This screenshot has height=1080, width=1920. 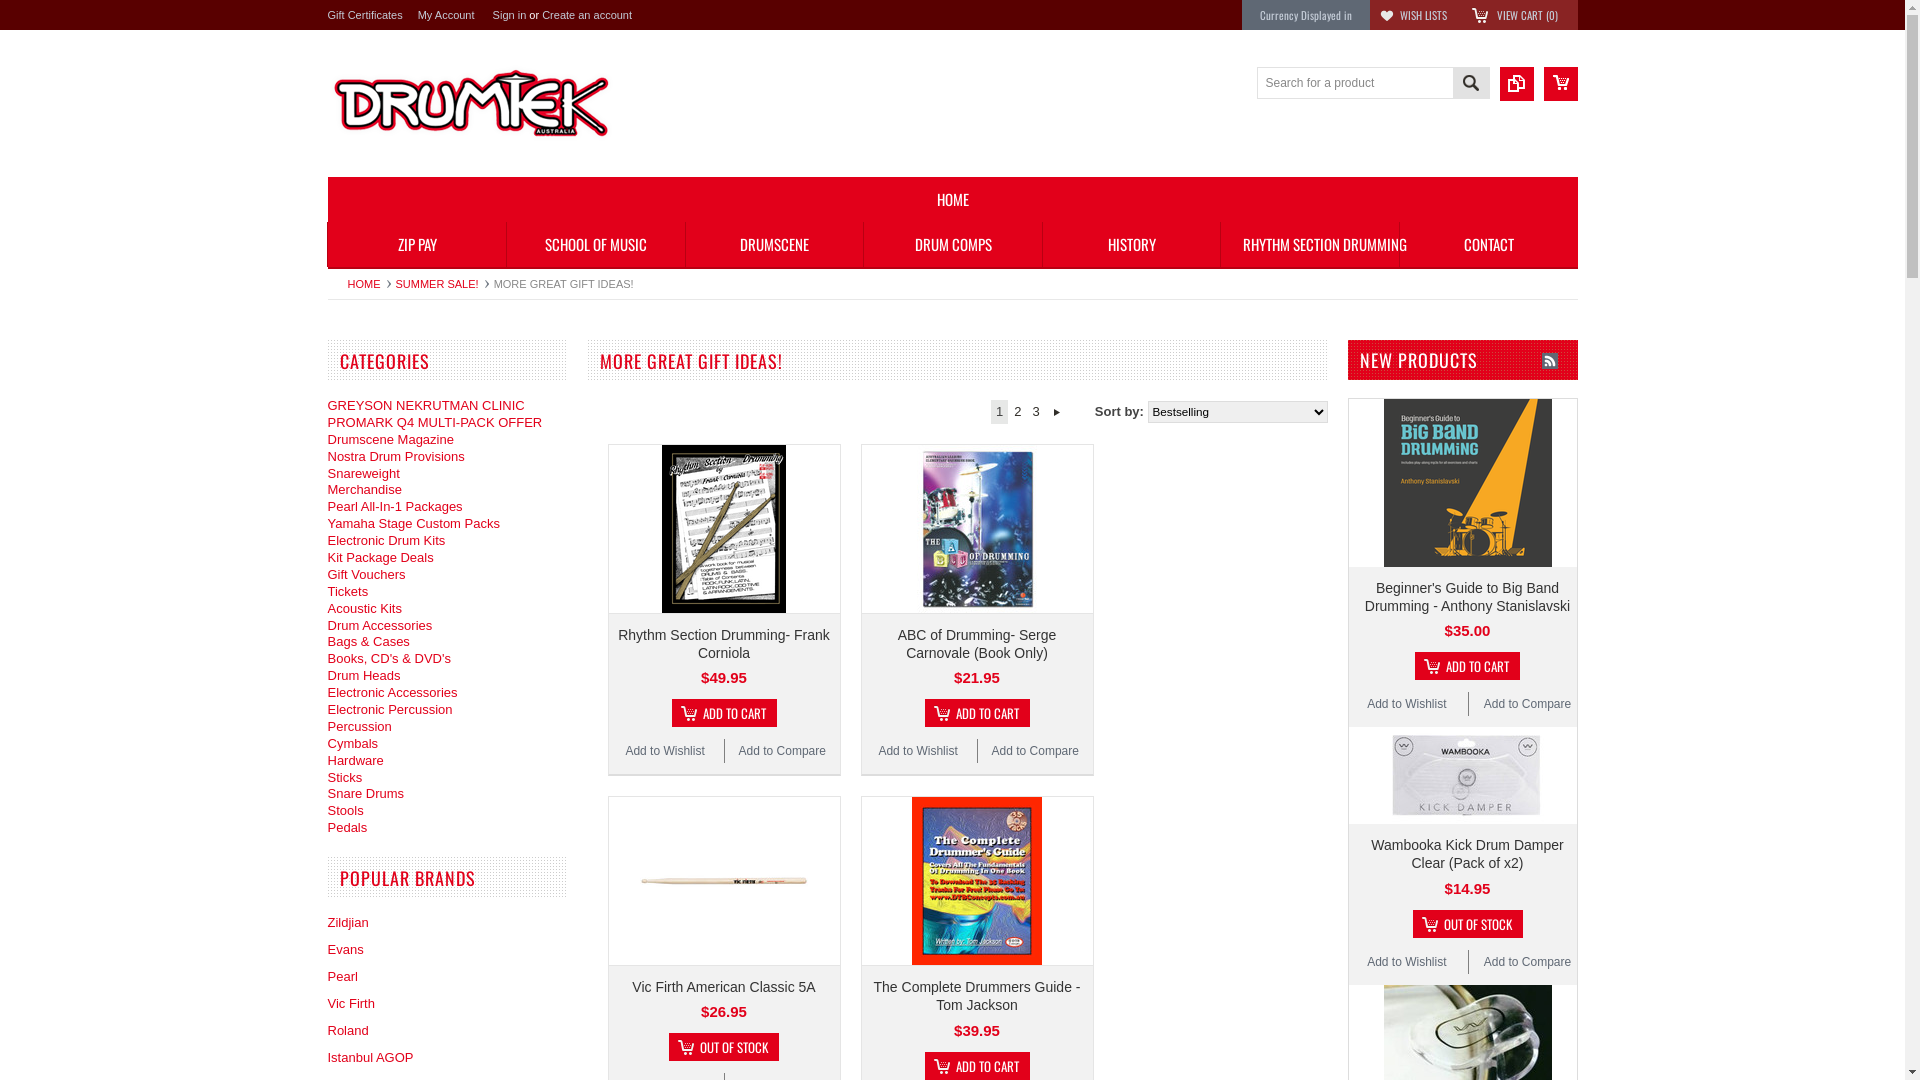 I want to click on 'CONTACT', so click(x=1488, y=243).